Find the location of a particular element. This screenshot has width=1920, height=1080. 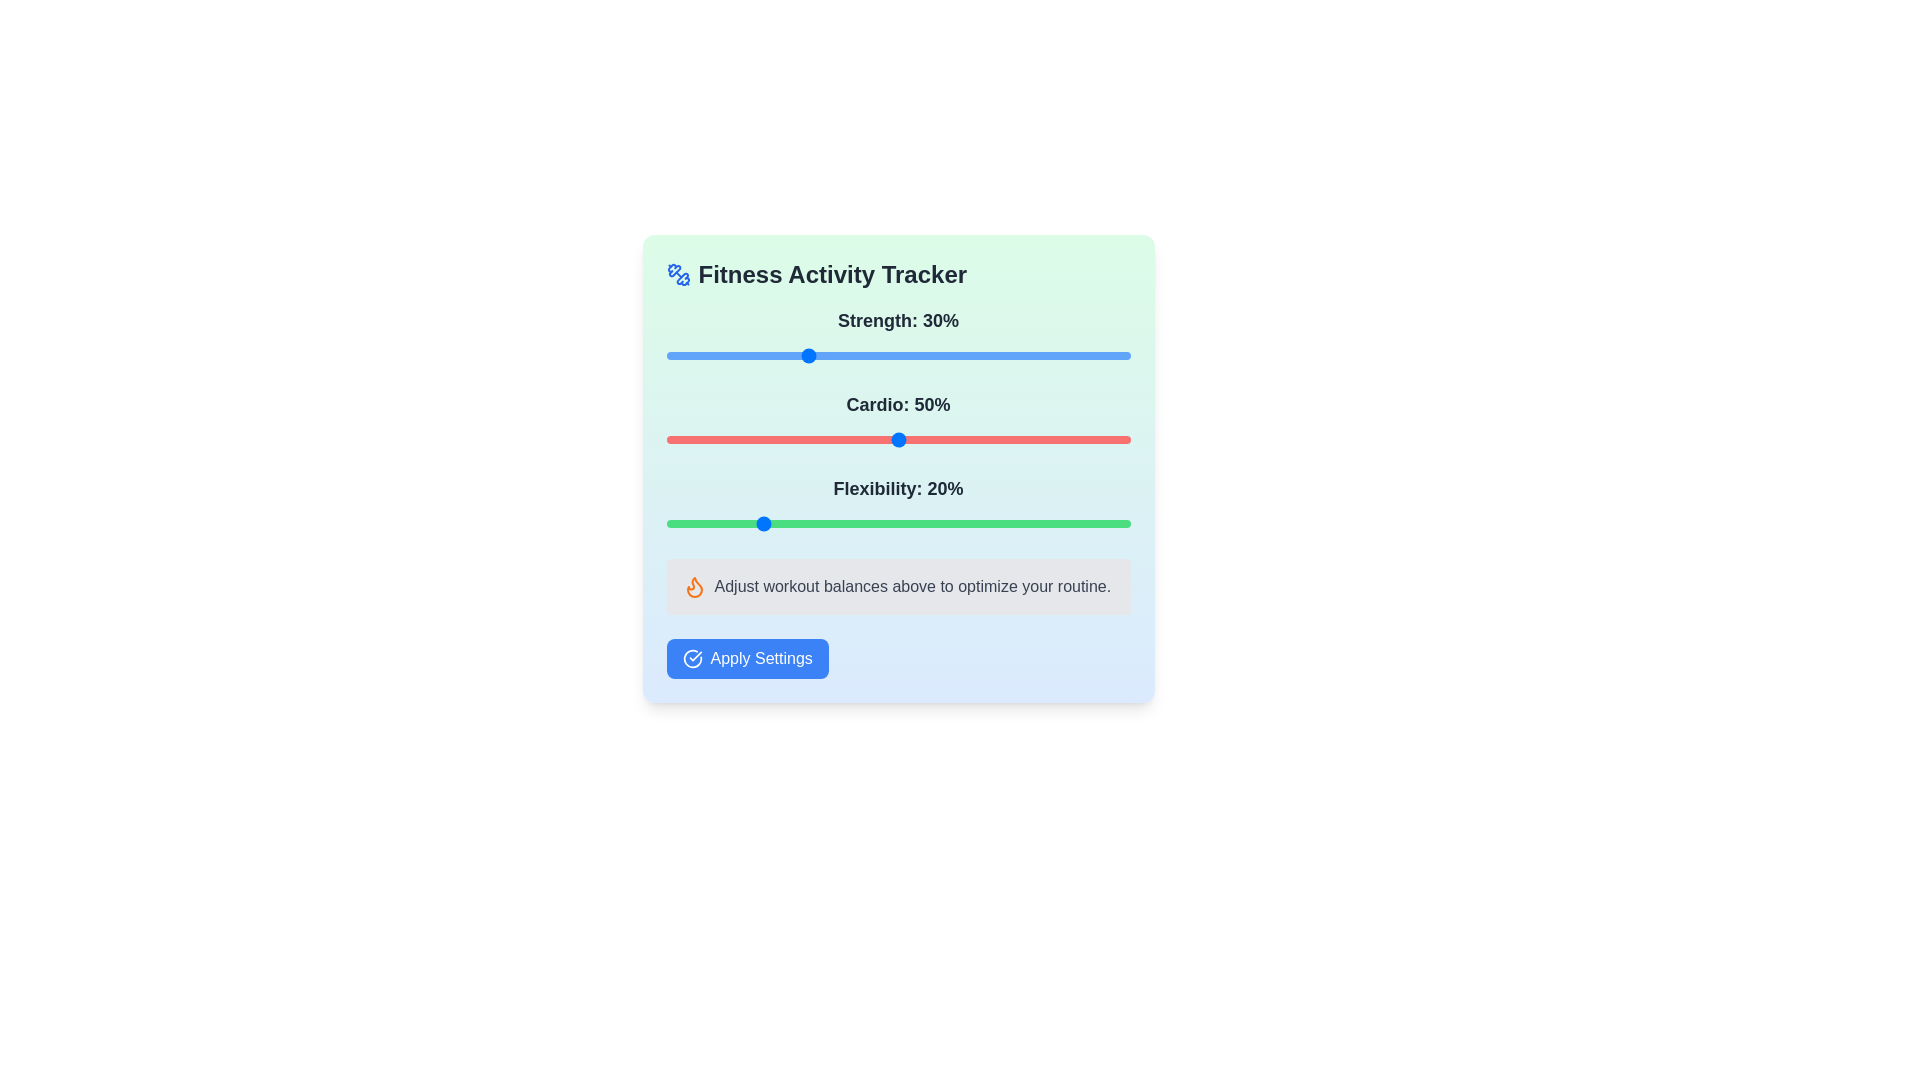

the Cardio slider is located at coordinates (972, 438).